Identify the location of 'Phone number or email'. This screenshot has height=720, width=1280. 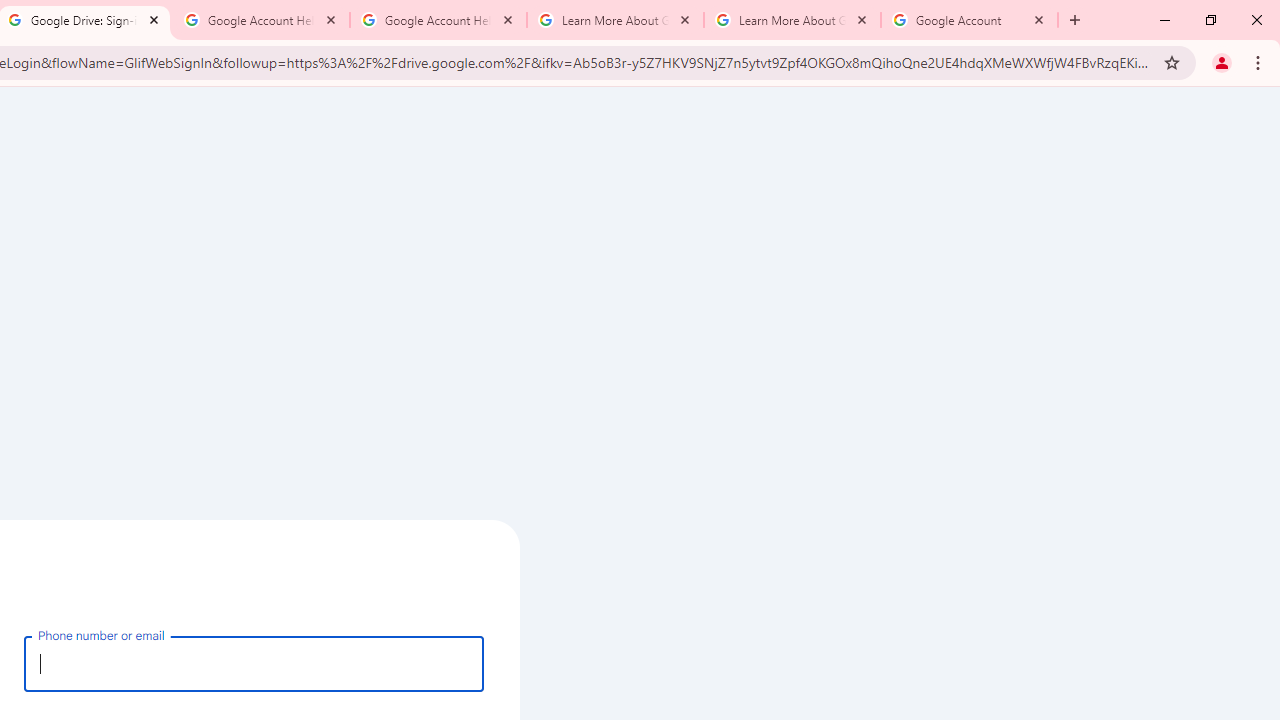
(253, 663).